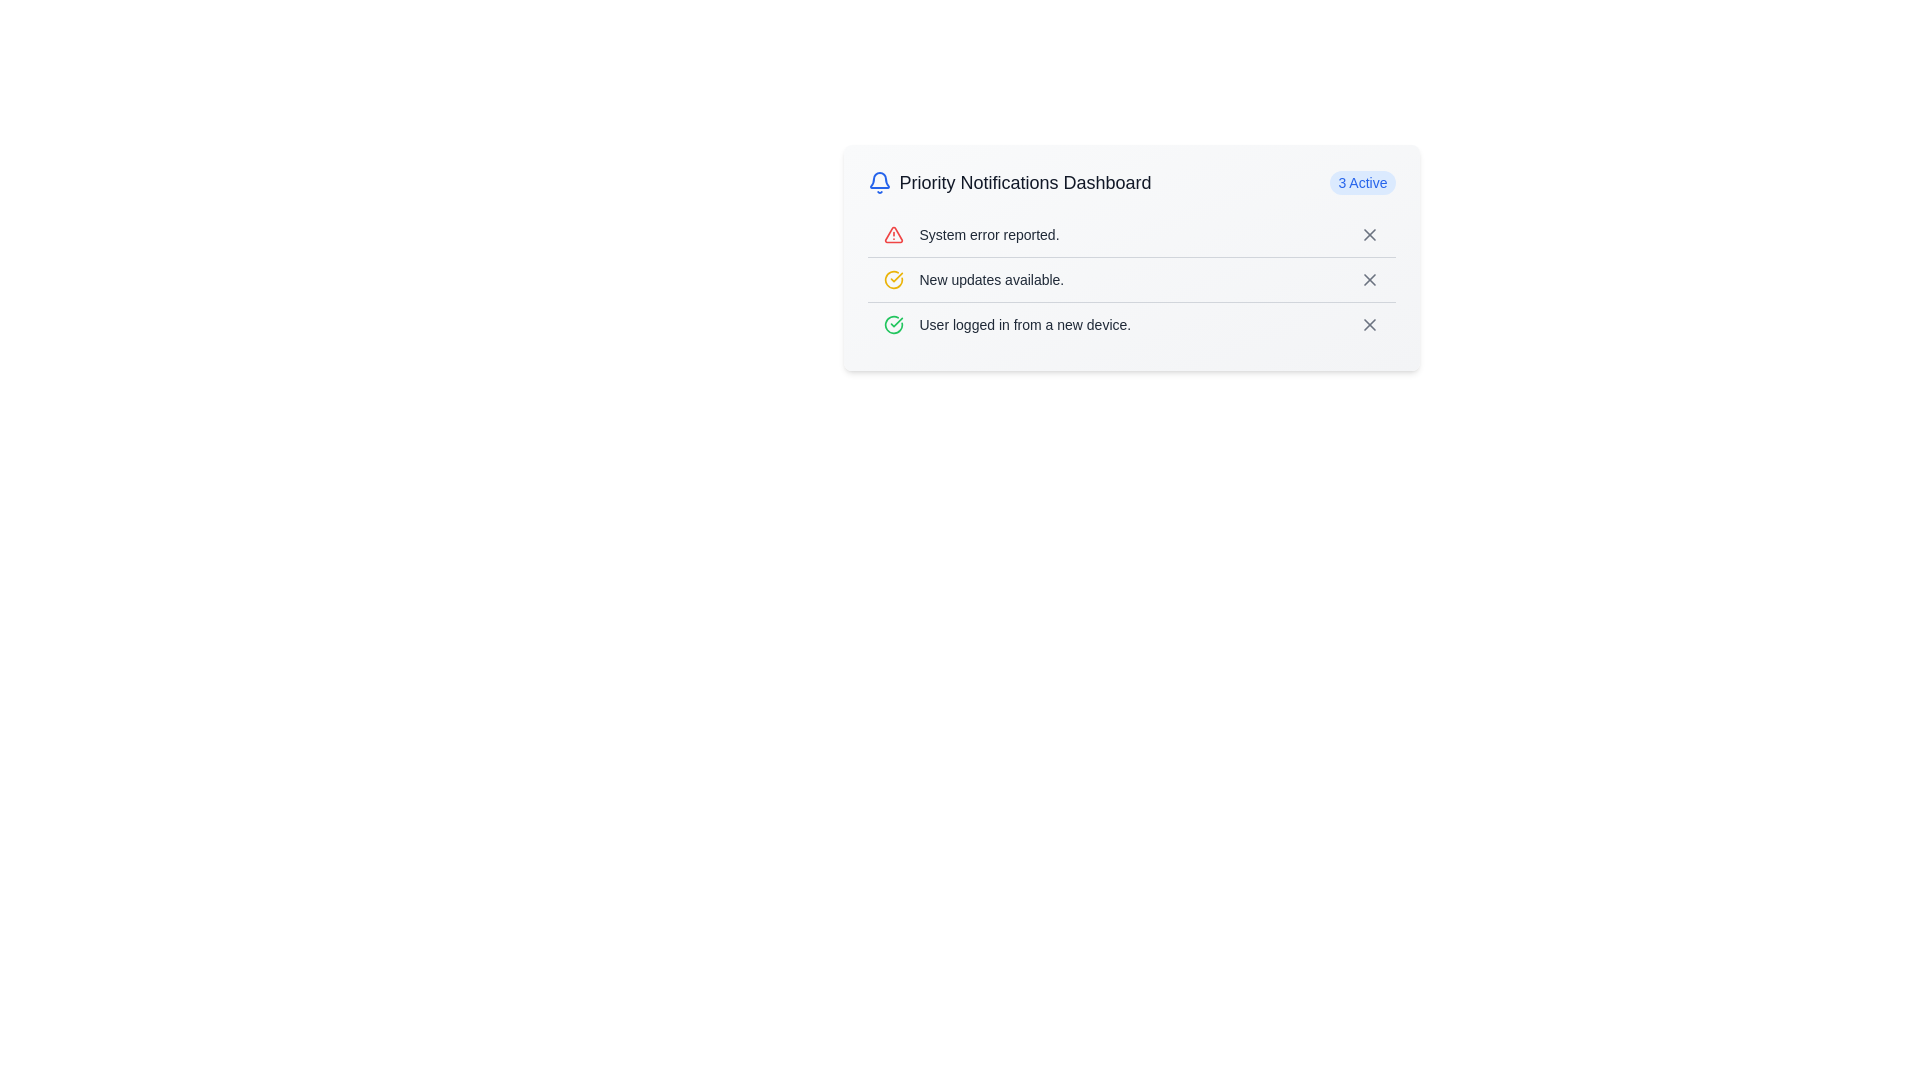  Describe the element at coordinates (1368, 234) in the screenshot. I see `the dismiss button located in the top-right corner of the notification displaying 'System error reported'` at that location.